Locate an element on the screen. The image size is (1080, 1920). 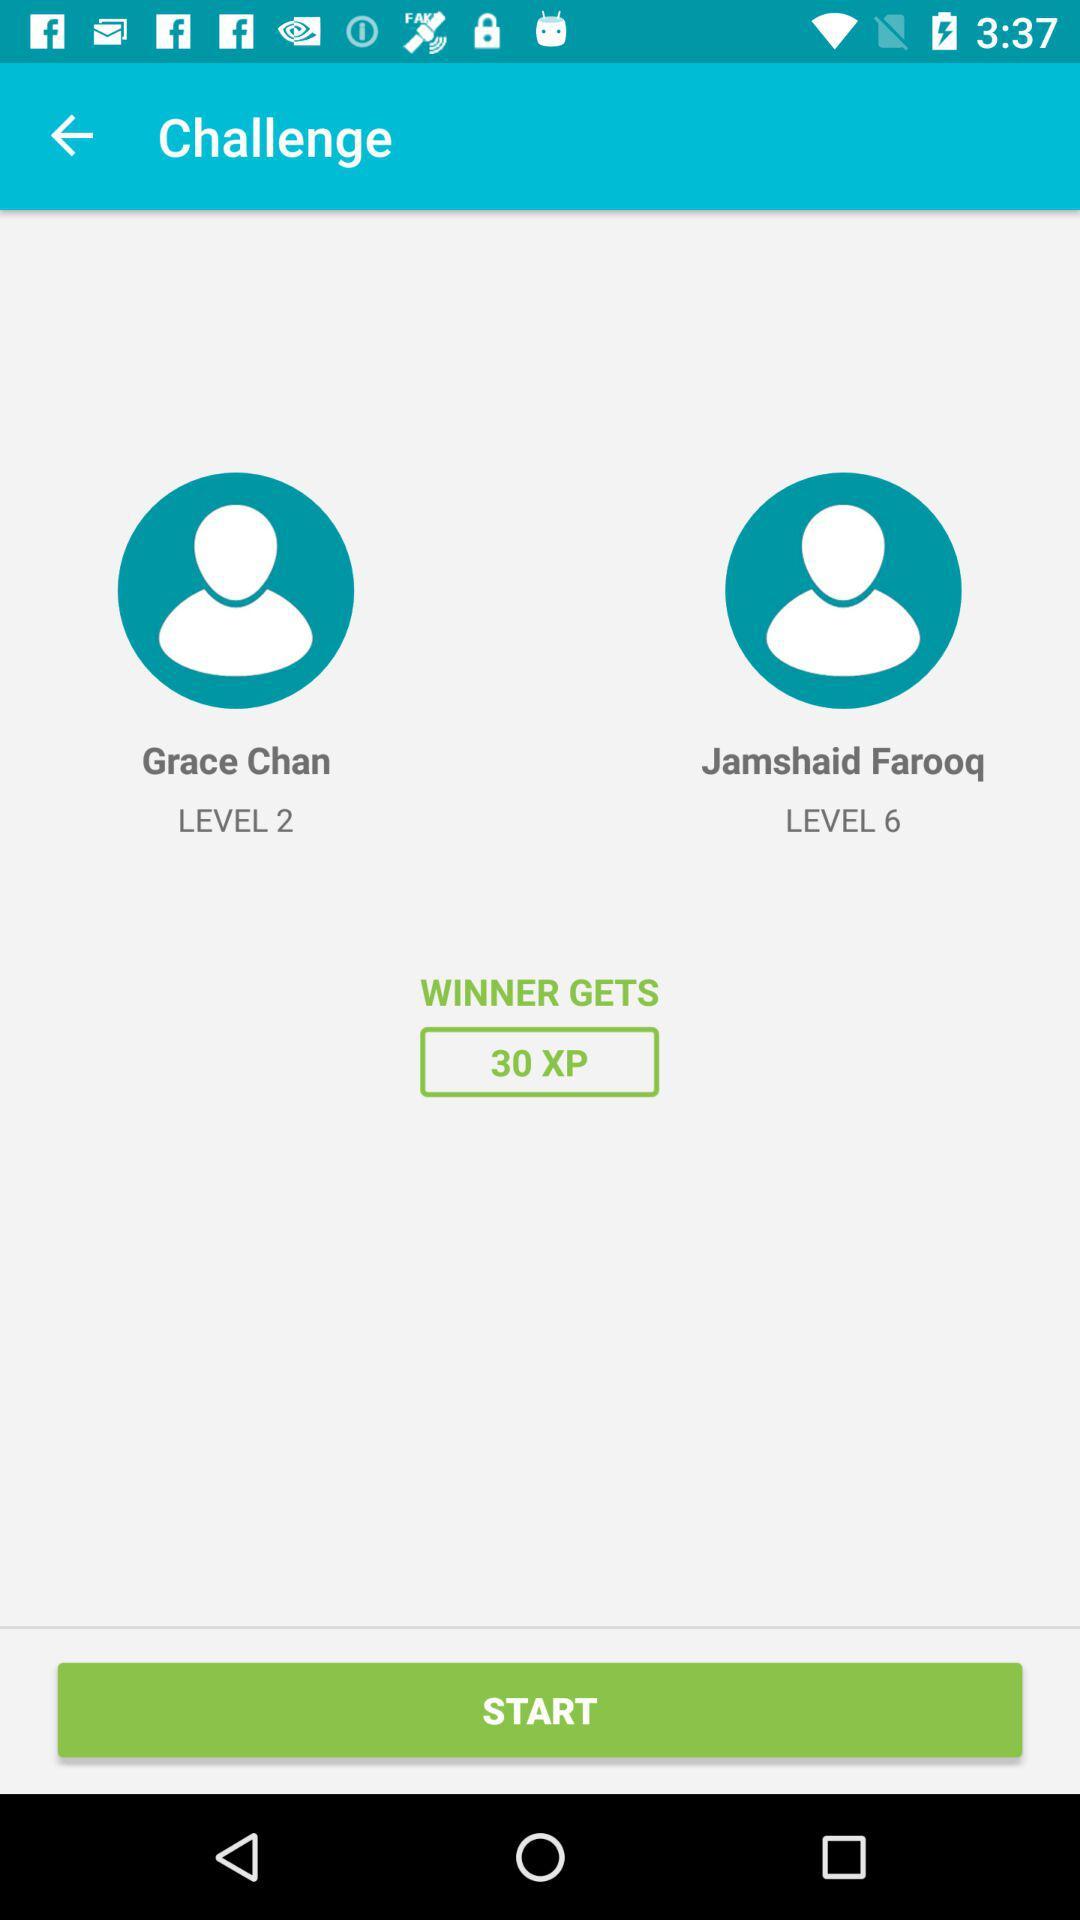
the start icon is located at coordinates (540, 1708).